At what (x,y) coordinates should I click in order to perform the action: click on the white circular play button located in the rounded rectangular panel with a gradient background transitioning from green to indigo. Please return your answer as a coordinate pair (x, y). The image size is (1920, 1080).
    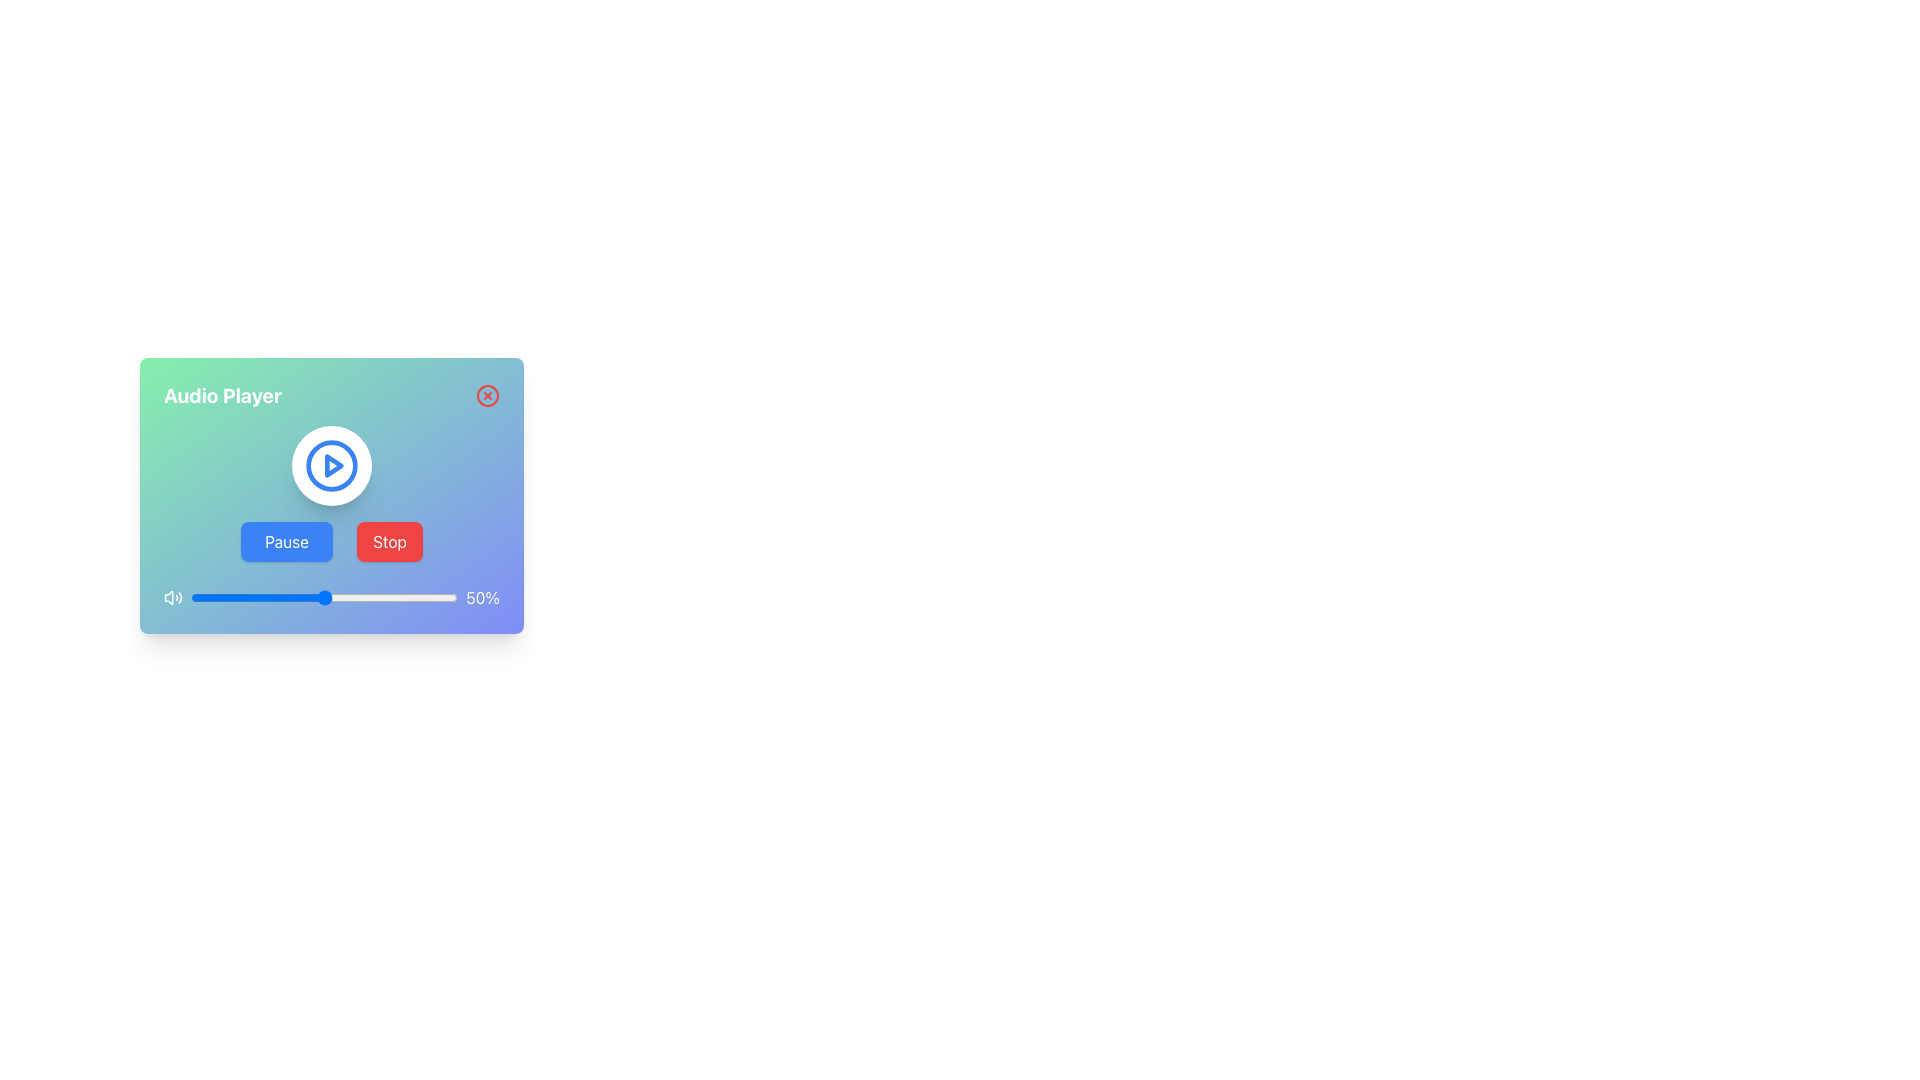
    Looking at the image, I should click on (331, 495).